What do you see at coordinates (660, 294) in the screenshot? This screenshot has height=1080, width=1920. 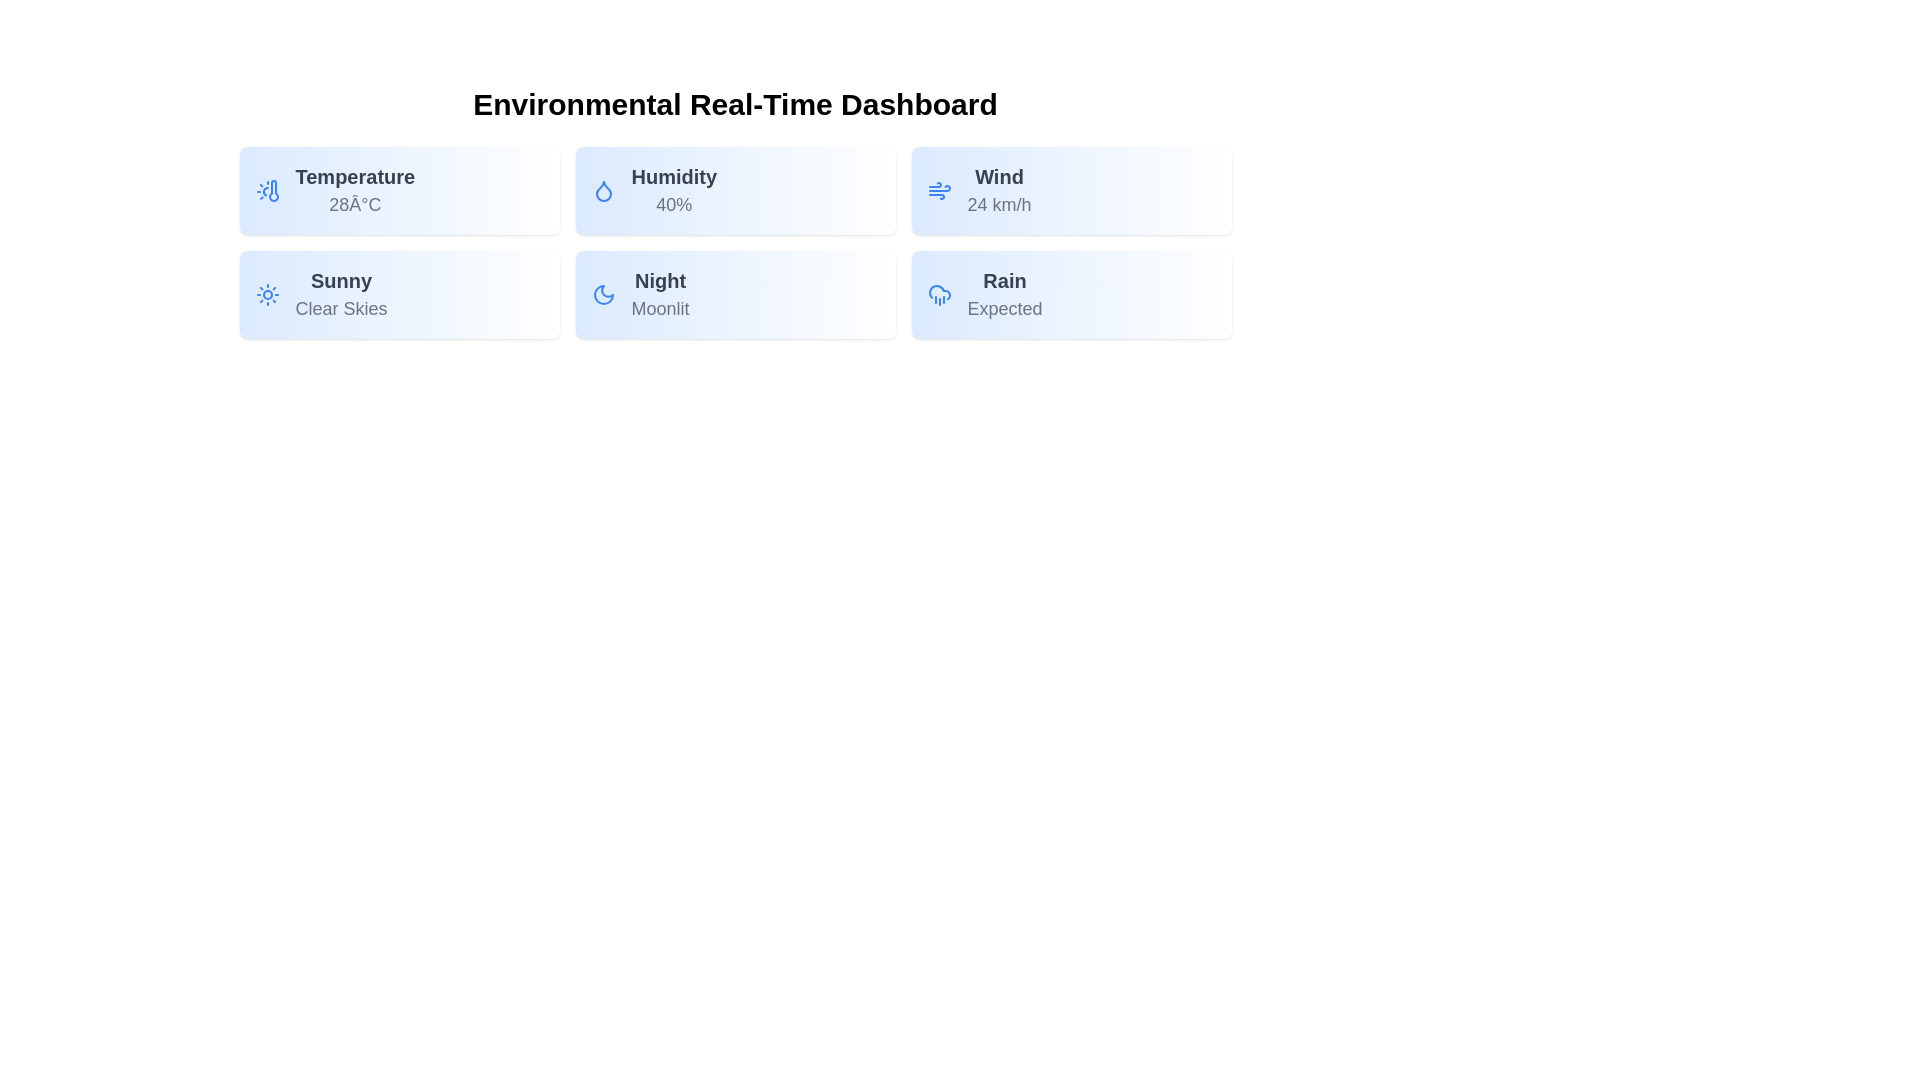 I see `the Text label displaying 'Night' and 'Moonlit', located in the second row and third column of the card layout under the moon icon` at bounding box center [660, 294].